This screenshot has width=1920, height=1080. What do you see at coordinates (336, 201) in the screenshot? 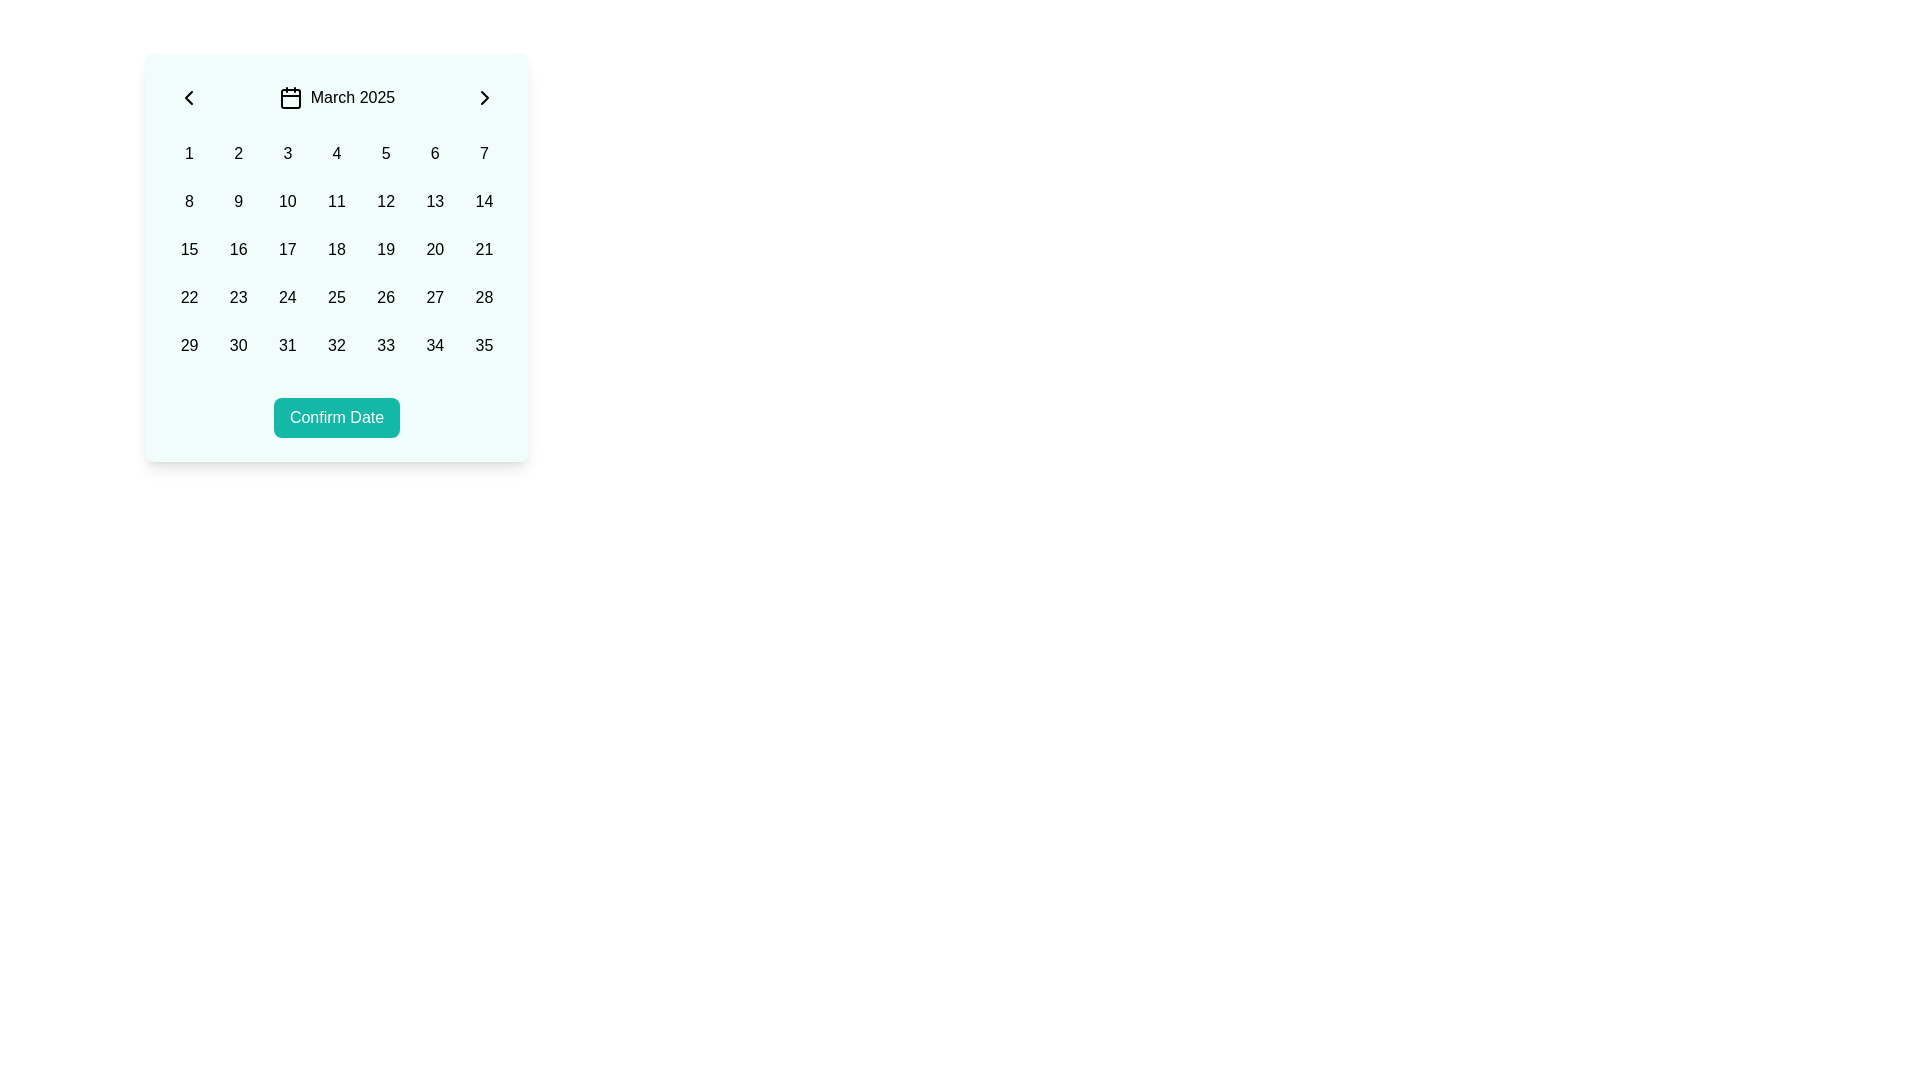
I see `the button displaying the number '11' in the second row, fourth column of the calendar grid` at bounding box center [336, 201].